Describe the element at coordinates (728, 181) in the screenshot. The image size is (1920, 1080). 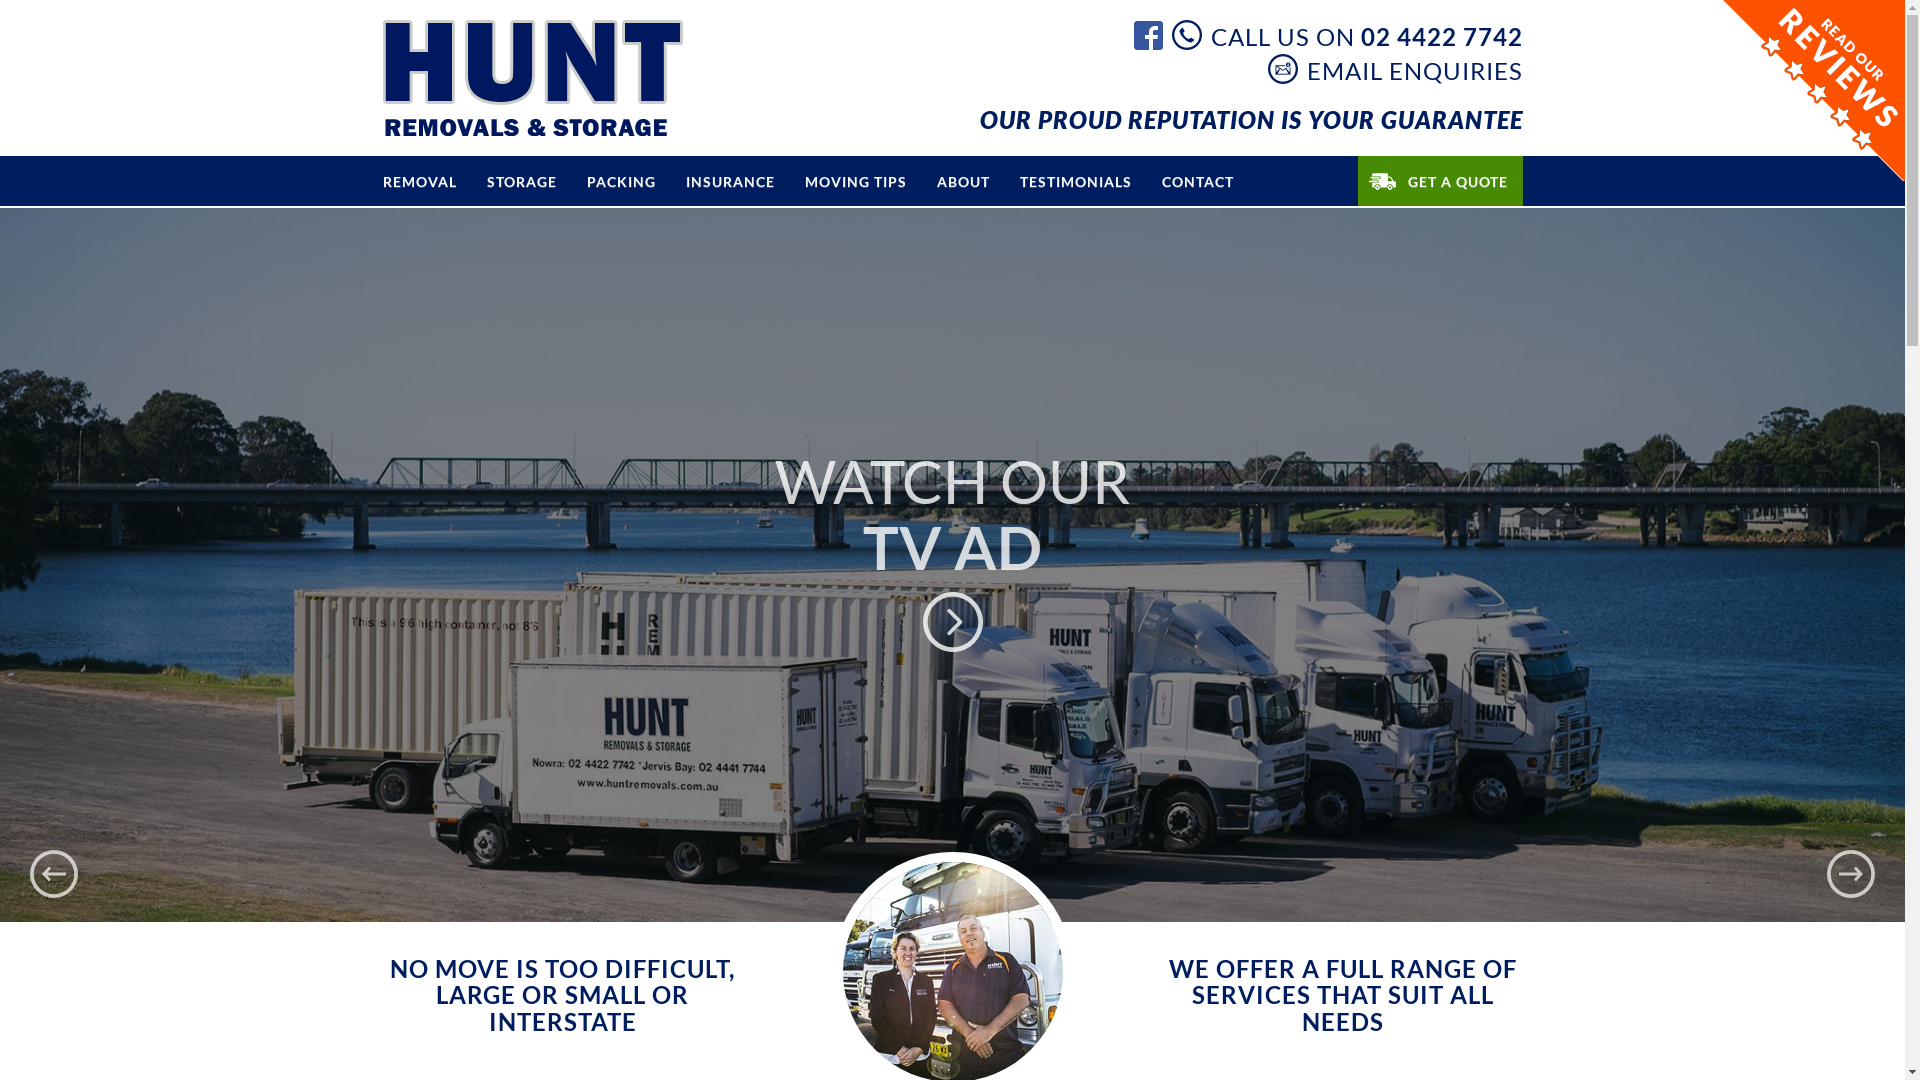
I see `'INSURANCE'` at that location.